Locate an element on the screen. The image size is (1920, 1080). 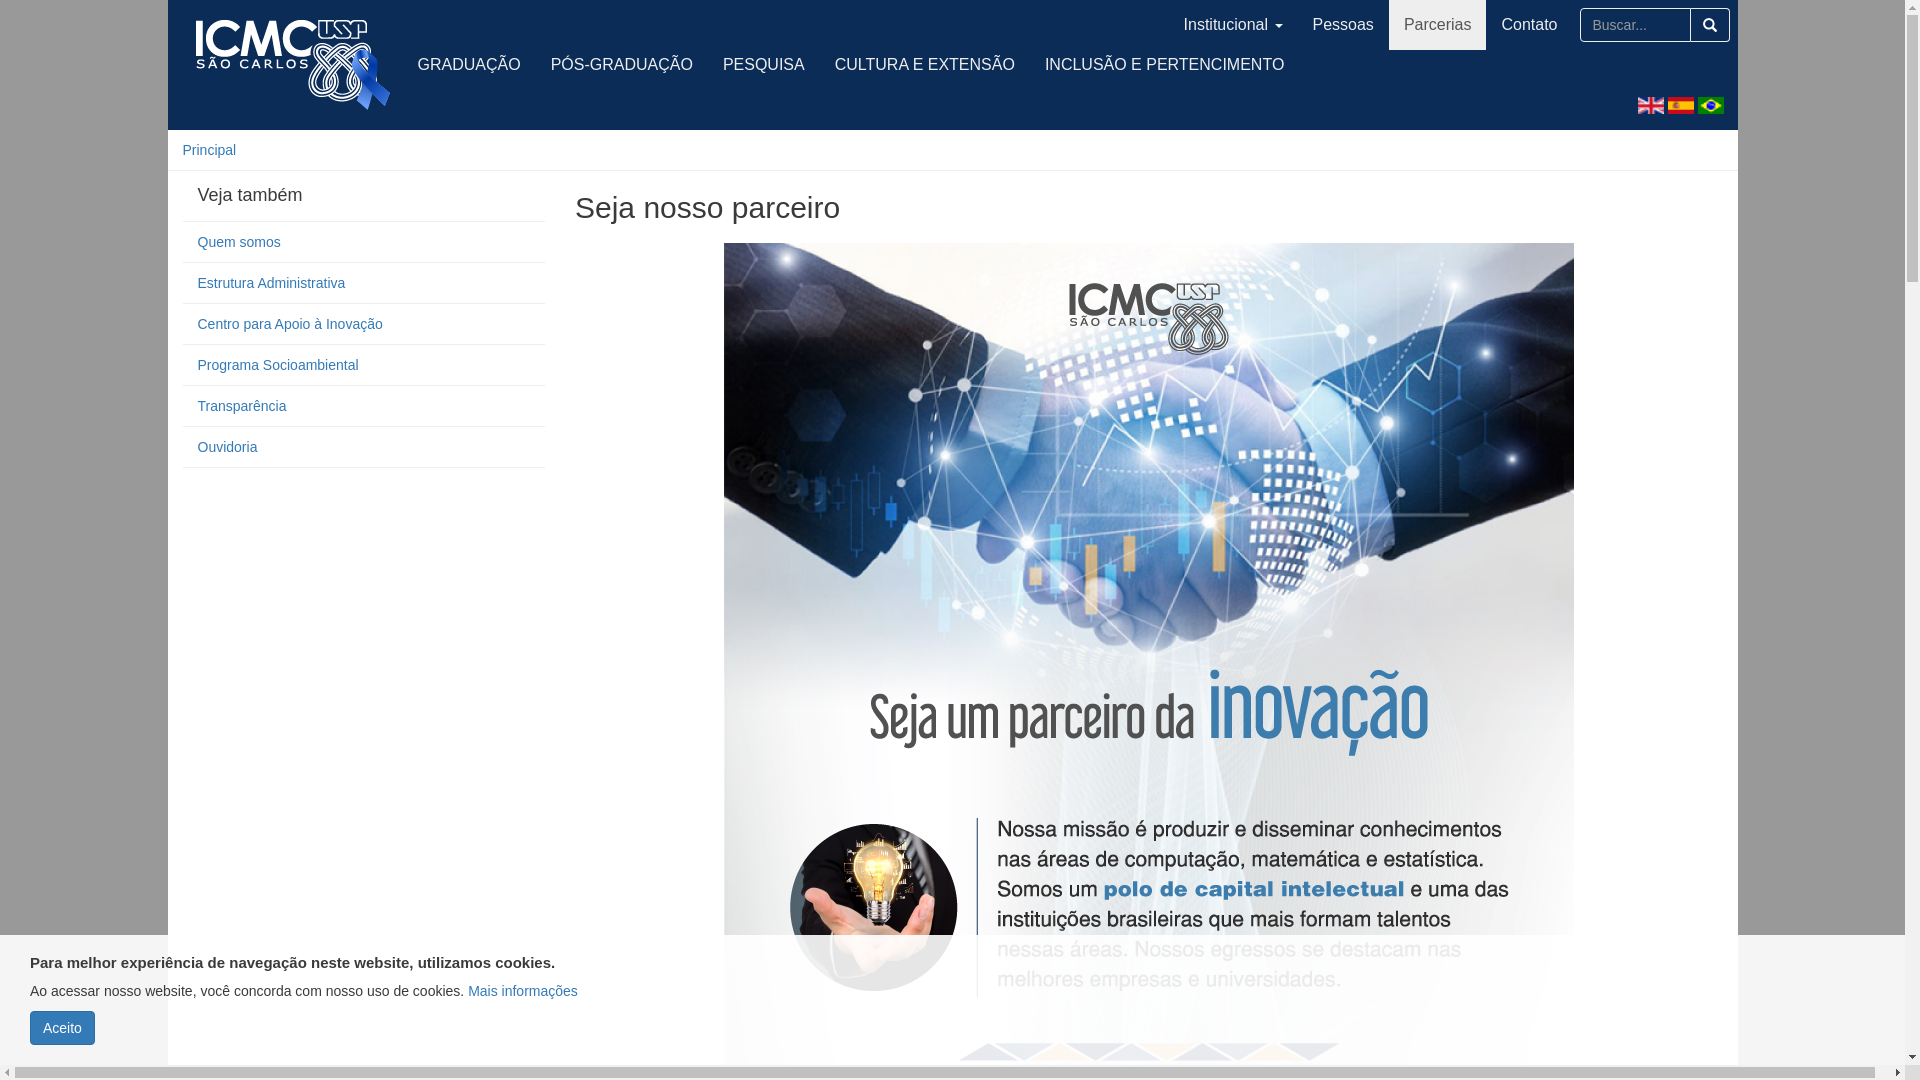
'Estrutura Administrativa' is located at coordinates (363, 283).